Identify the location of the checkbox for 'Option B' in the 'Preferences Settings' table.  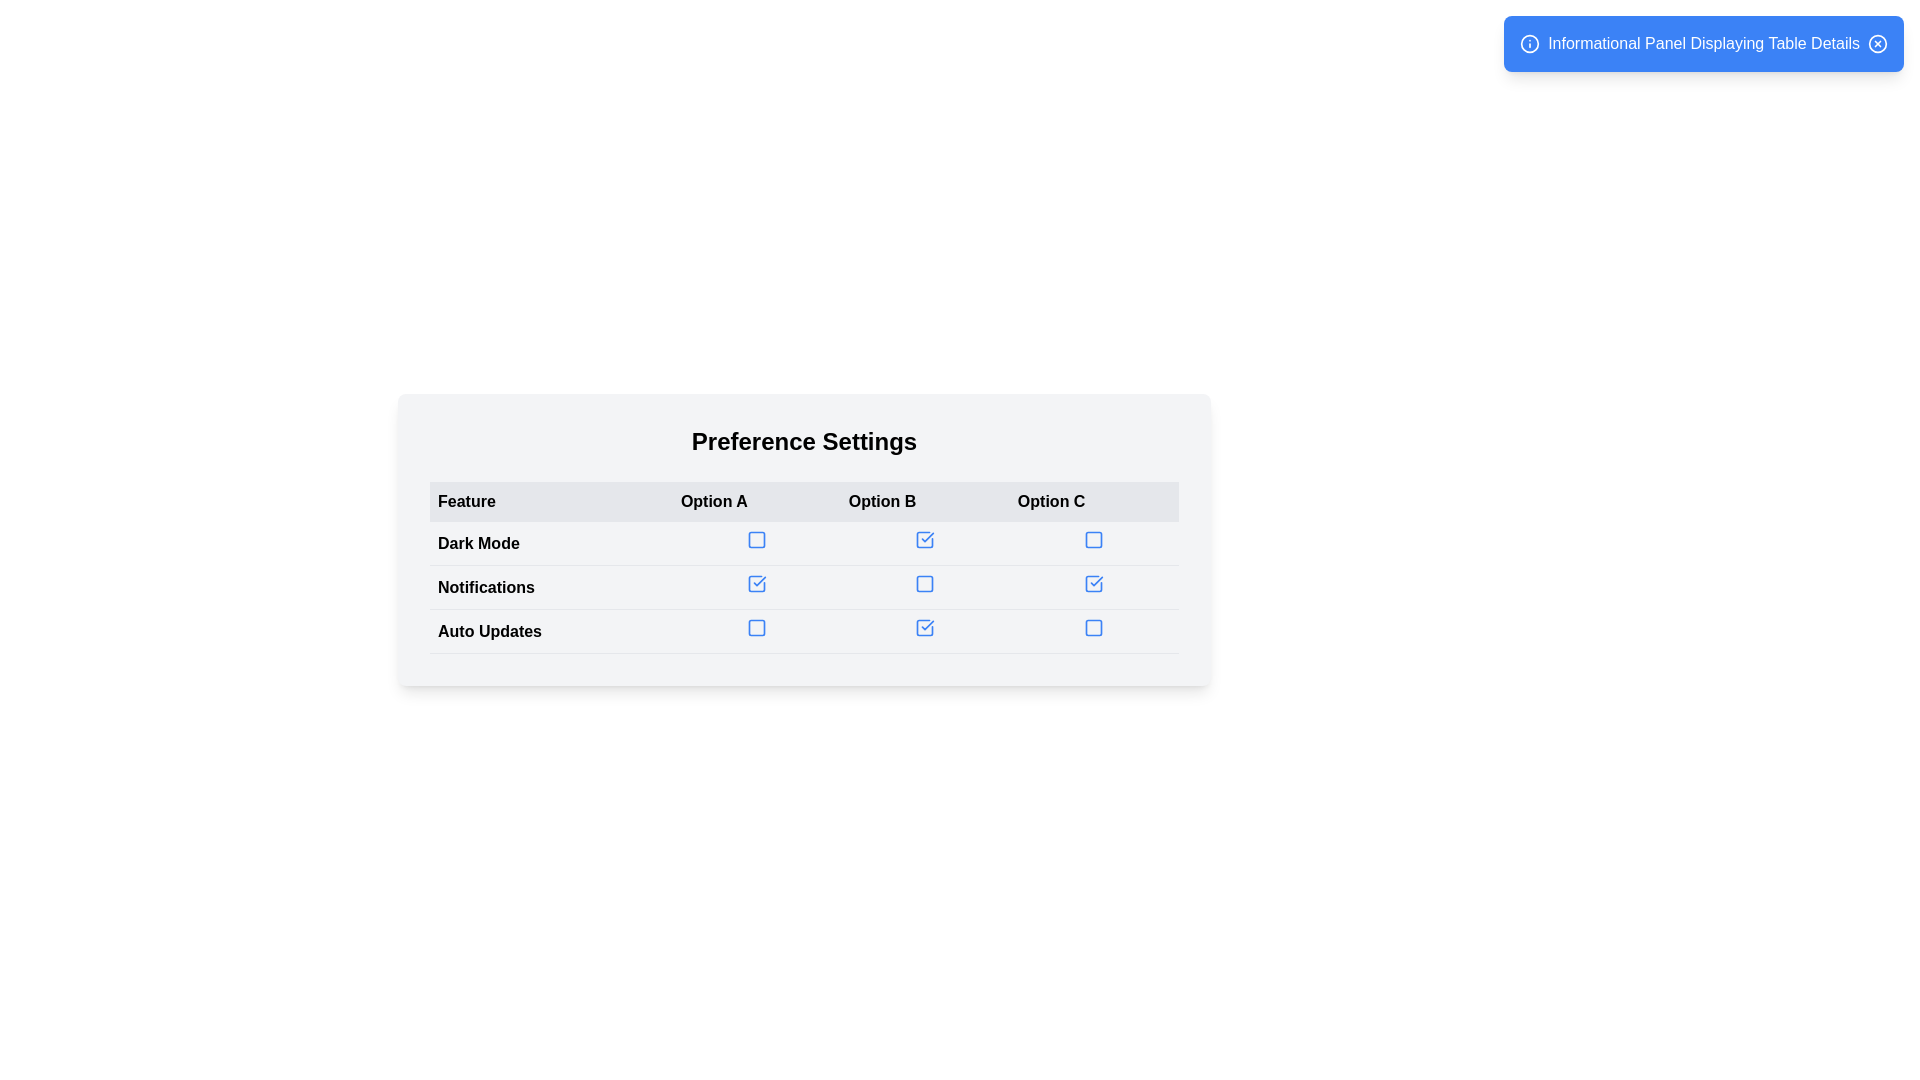
(755, 586).